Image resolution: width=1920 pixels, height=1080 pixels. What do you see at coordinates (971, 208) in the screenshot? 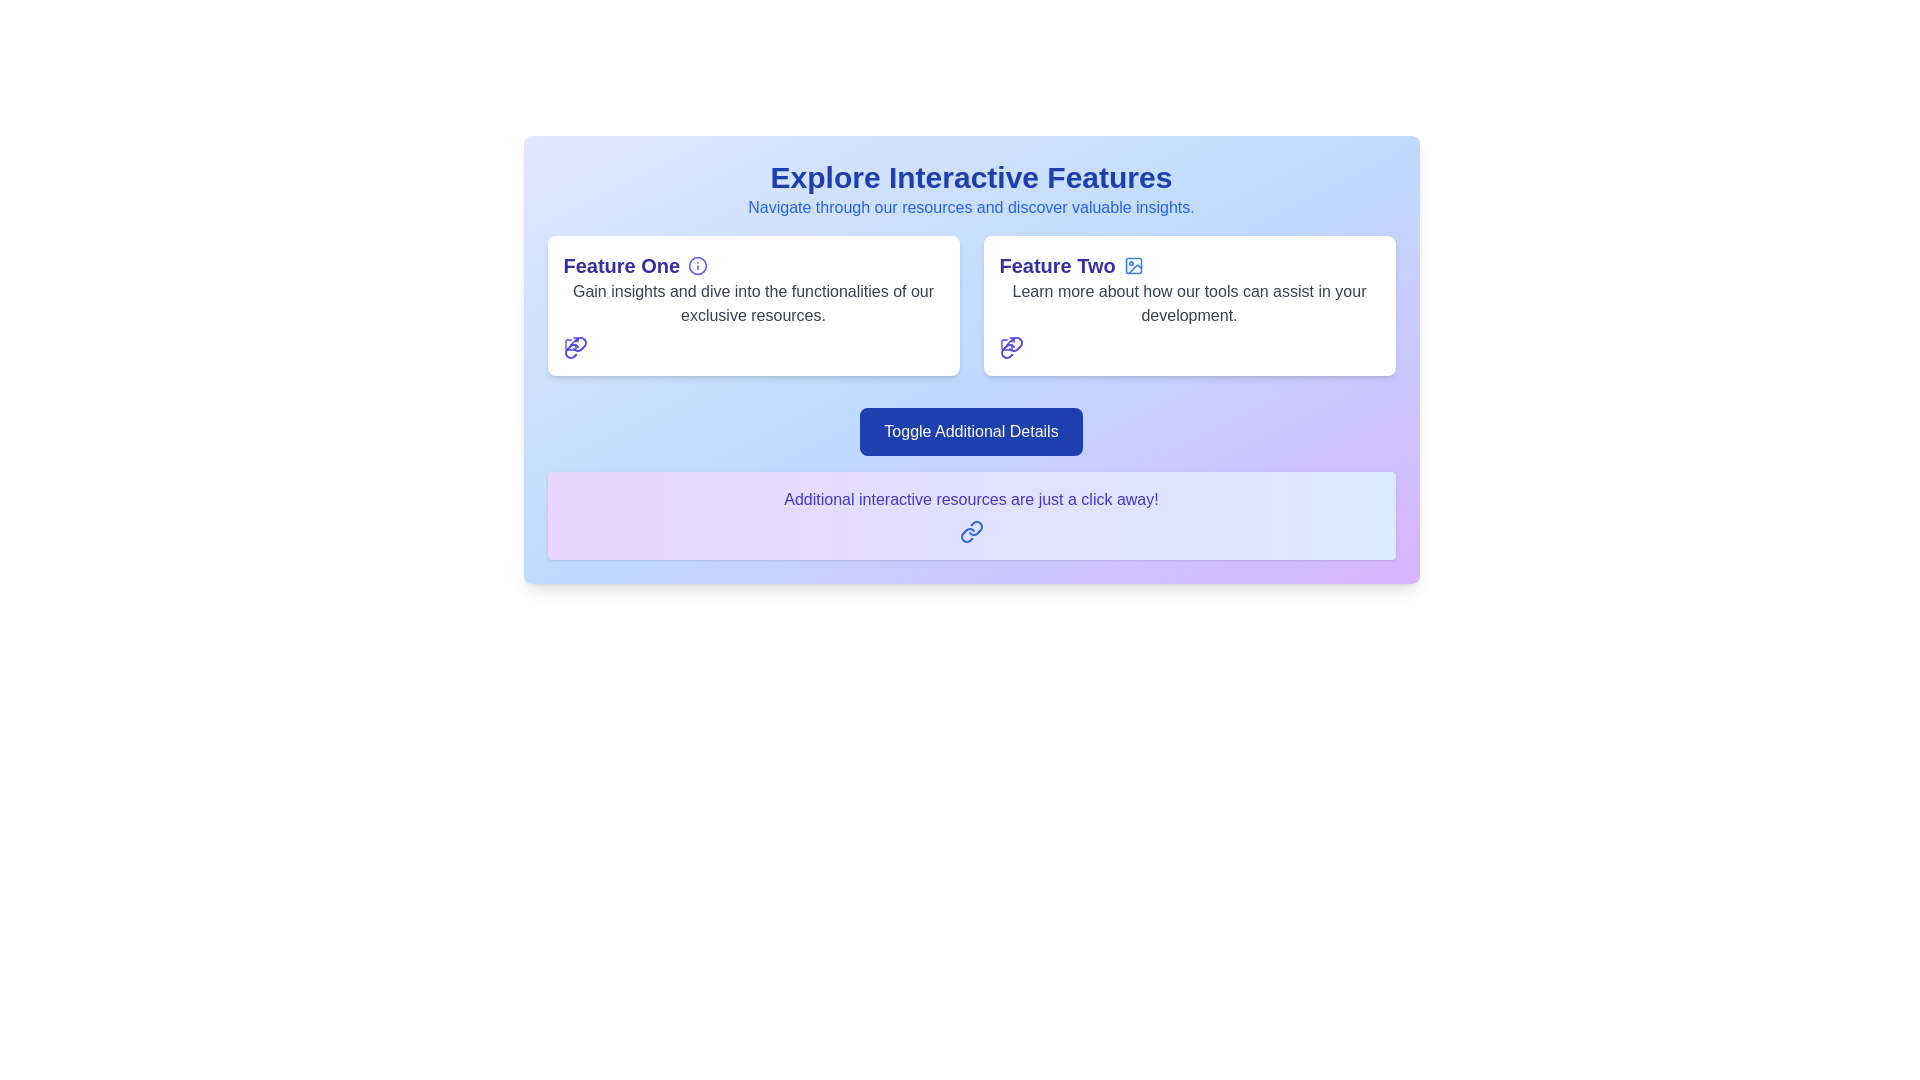
I see `the static text component that reads 'Navigate through our resources and discover valuable insights.', positioned directly below 'Explore Interactive Features.'` at bounding box center [971, 208].